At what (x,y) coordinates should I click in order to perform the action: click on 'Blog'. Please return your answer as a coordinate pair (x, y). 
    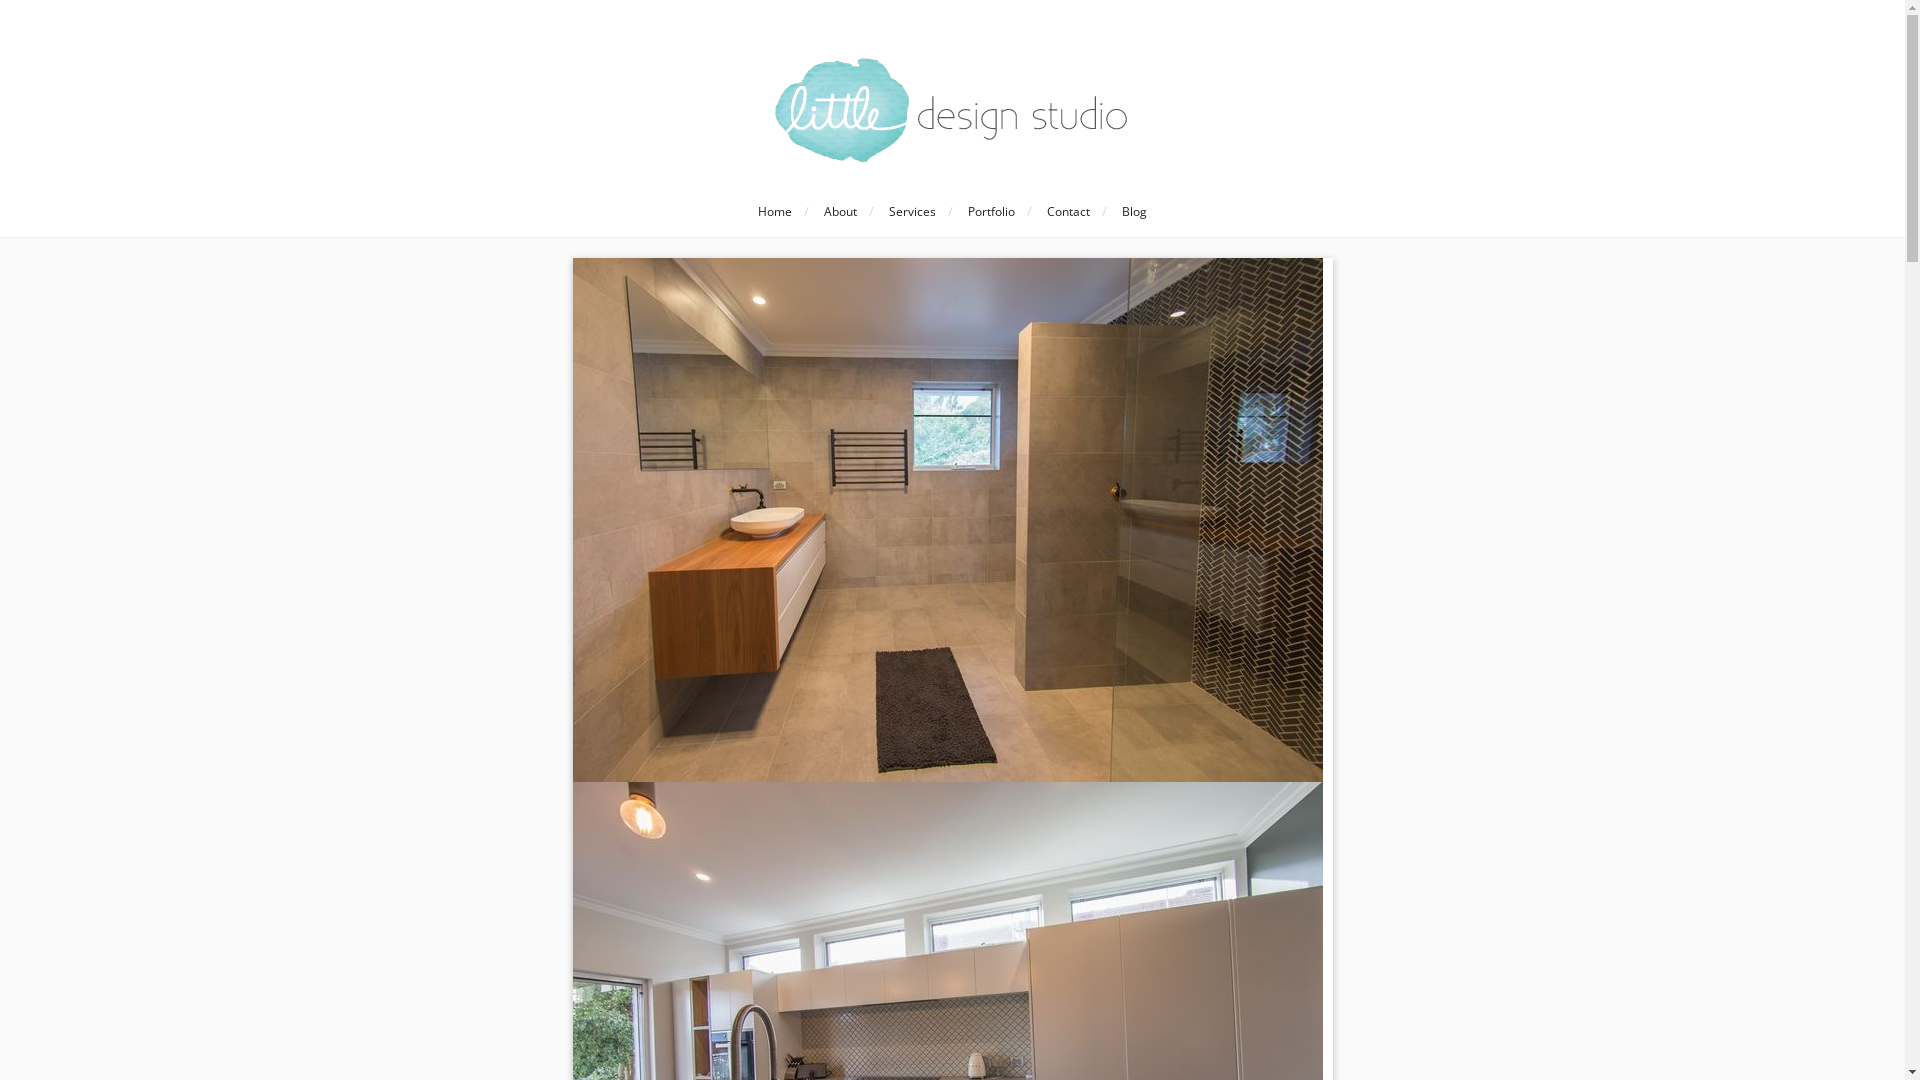
    Looking at the image, I should click on (1108, 212).